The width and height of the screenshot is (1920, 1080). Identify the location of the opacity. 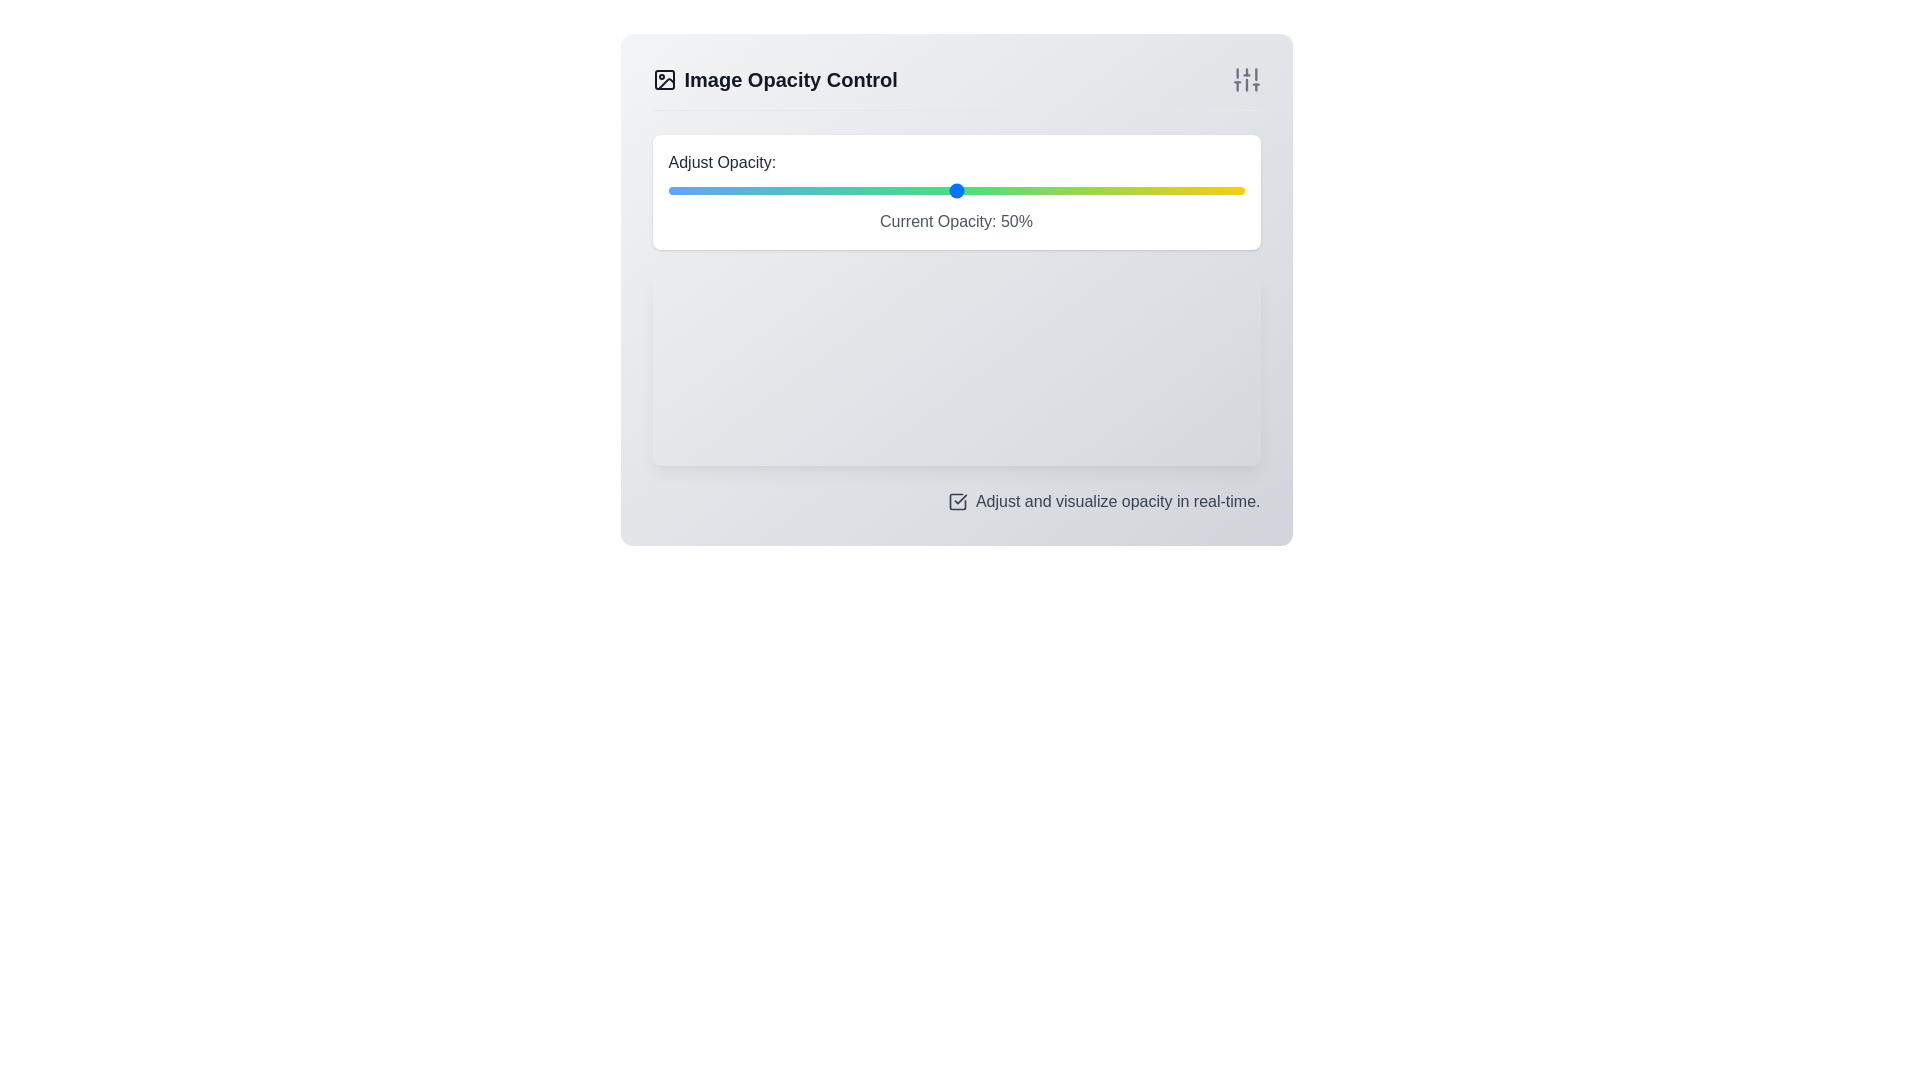
(979, 191).